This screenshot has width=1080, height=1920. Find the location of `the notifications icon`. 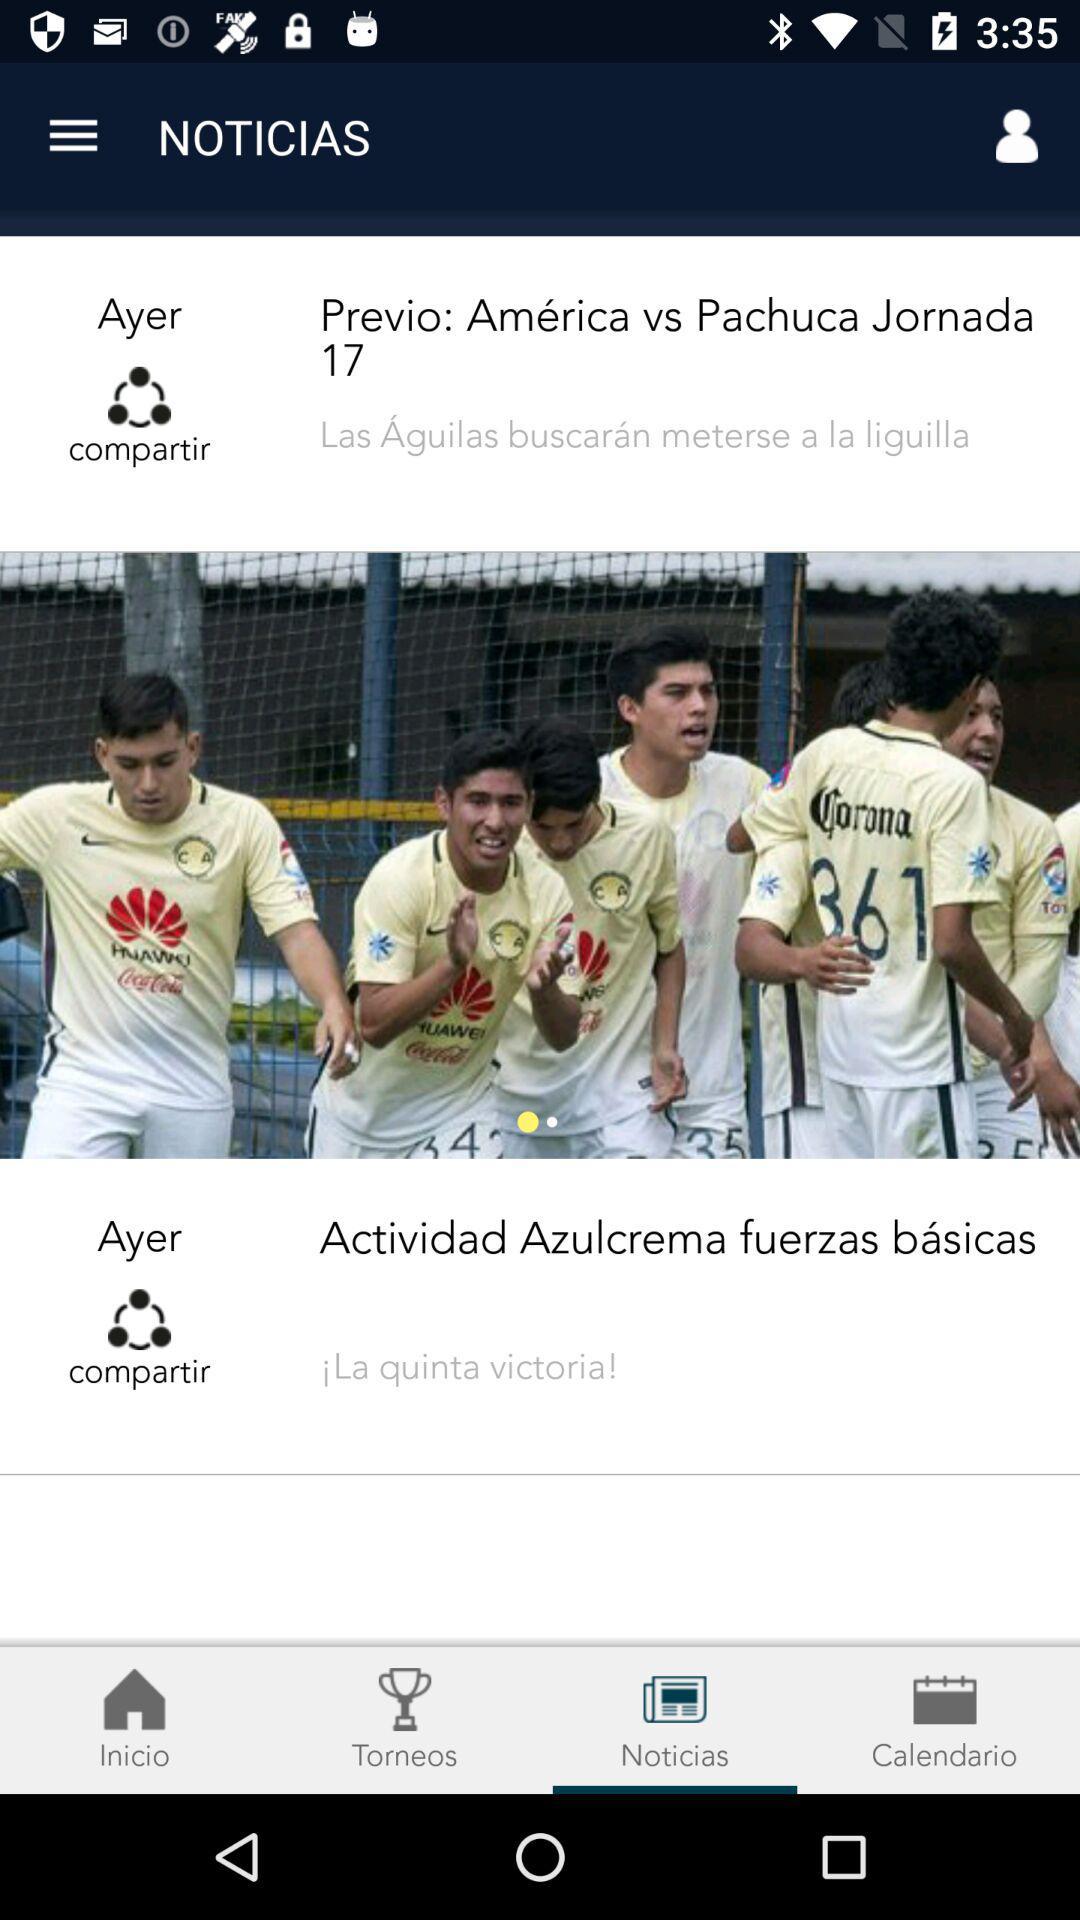

the notifications icon is located at coordinates (135, 1719).